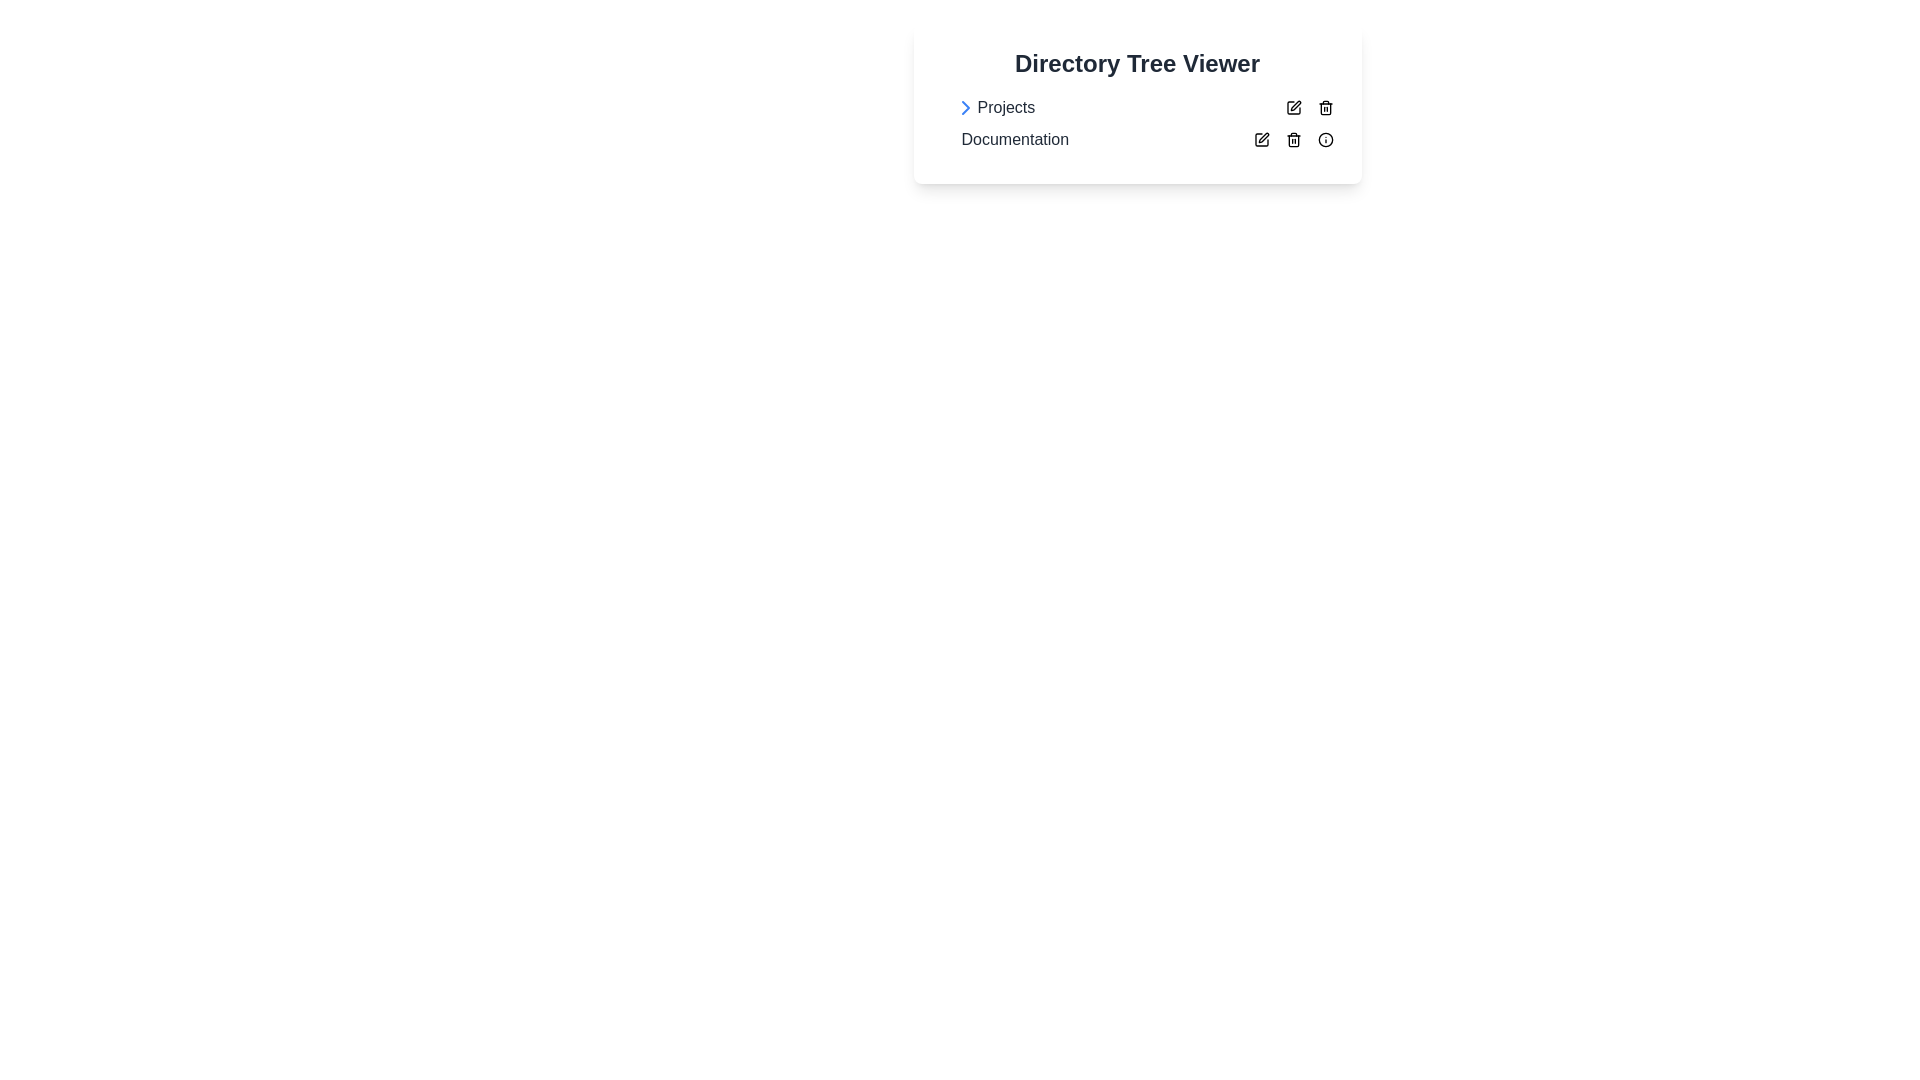 The image size is (1920, 1080). I want to click on the edit icon located in the top-right corner of the 'Directory Tree Viewer' card, which is shaped like a pen, so click(1260, 138).